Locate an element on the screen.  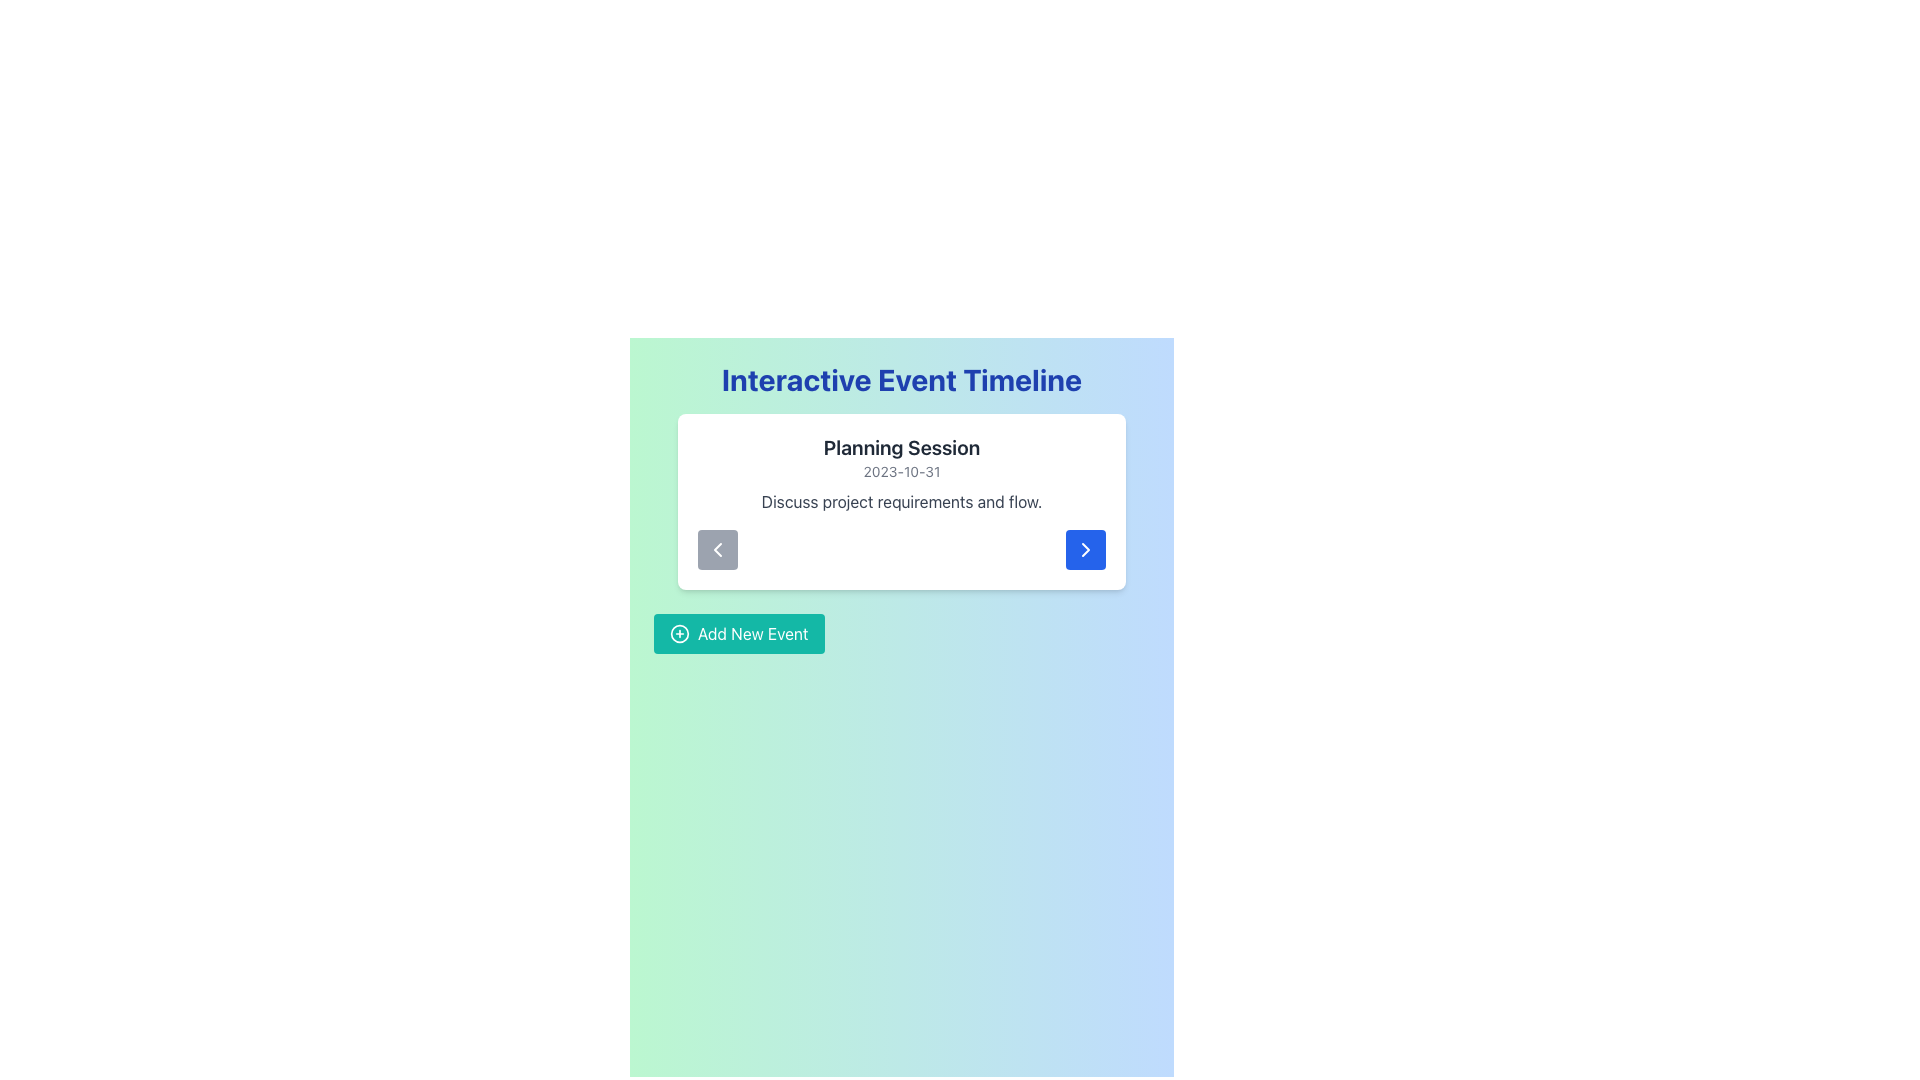
the prominent blue and white rounded button with a right chevron icon is located at coordinates (1084, 550).